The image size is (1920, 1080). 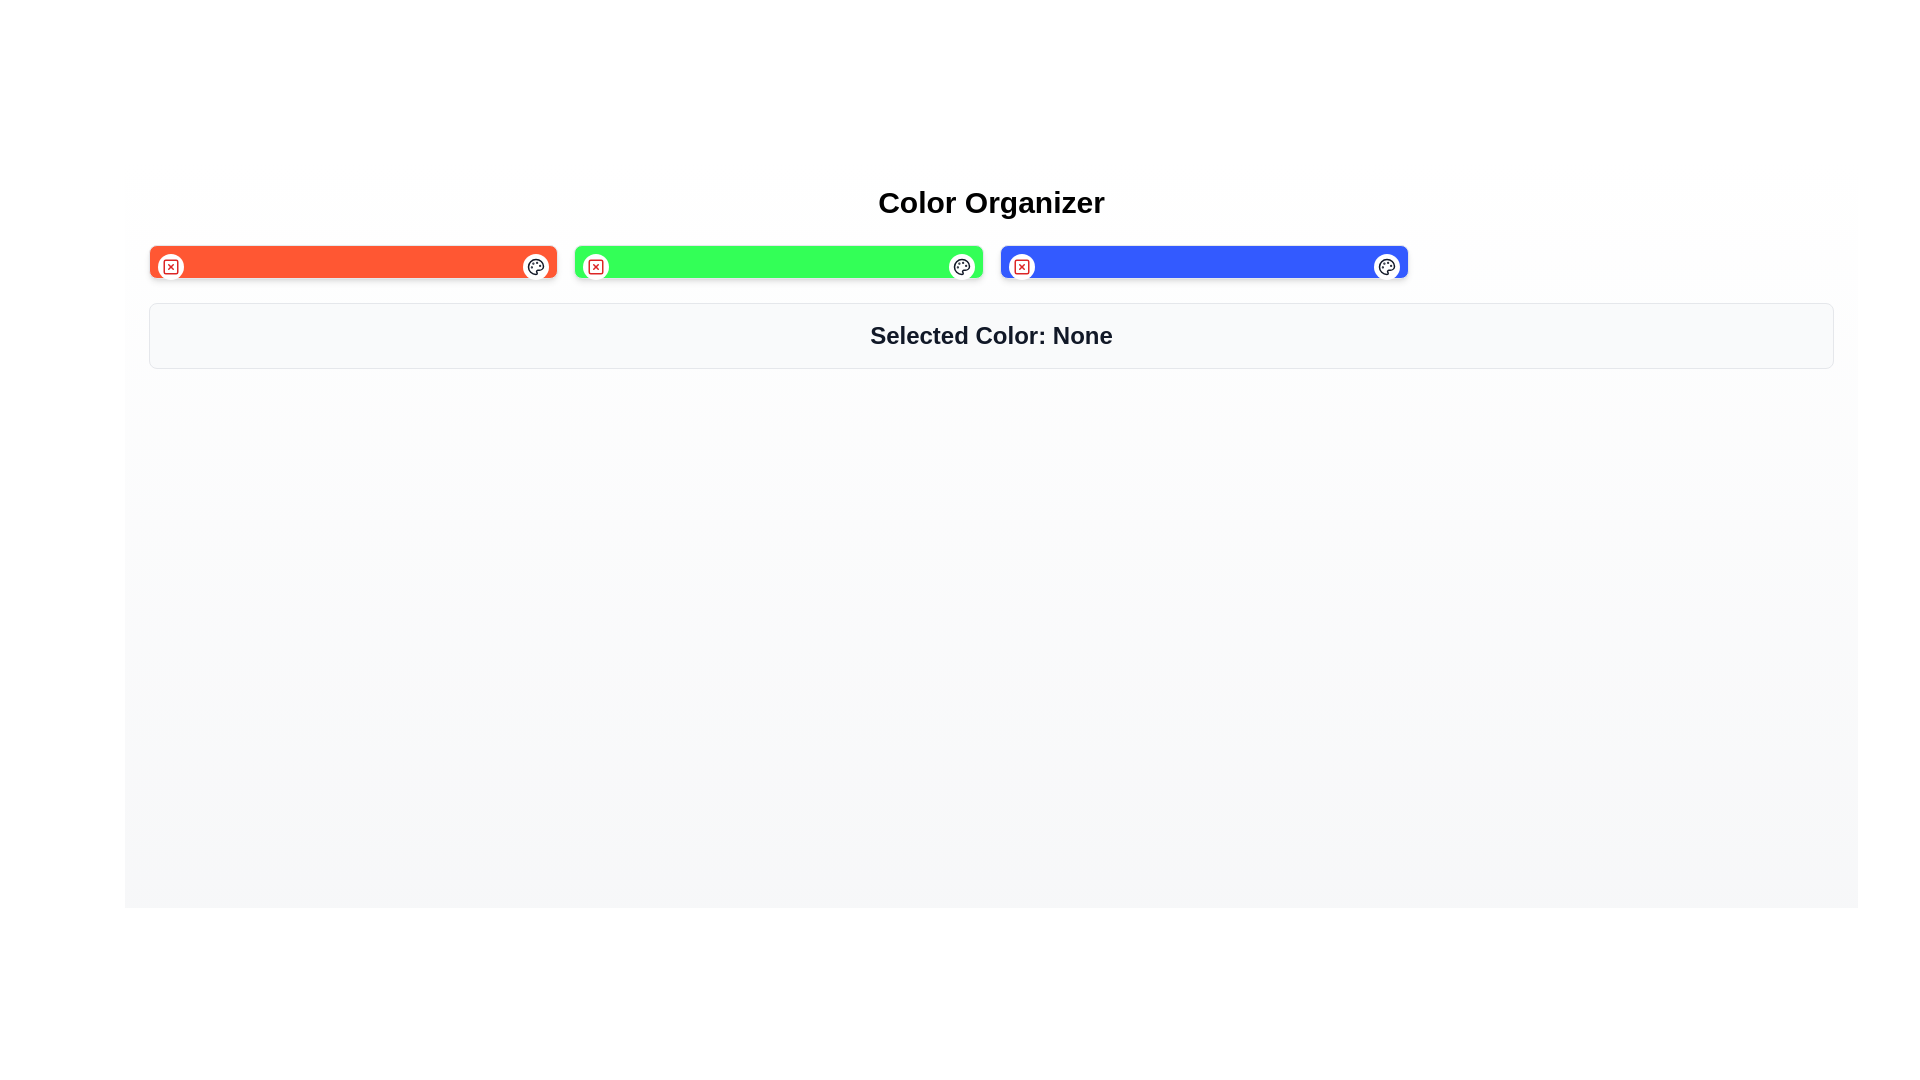 What do you see at coordinates (1021, 265) in the screenshot?
I see `the red square-shaped icon with rounded corners containing an 'X' symbol` at bounding box center [1021, 265].